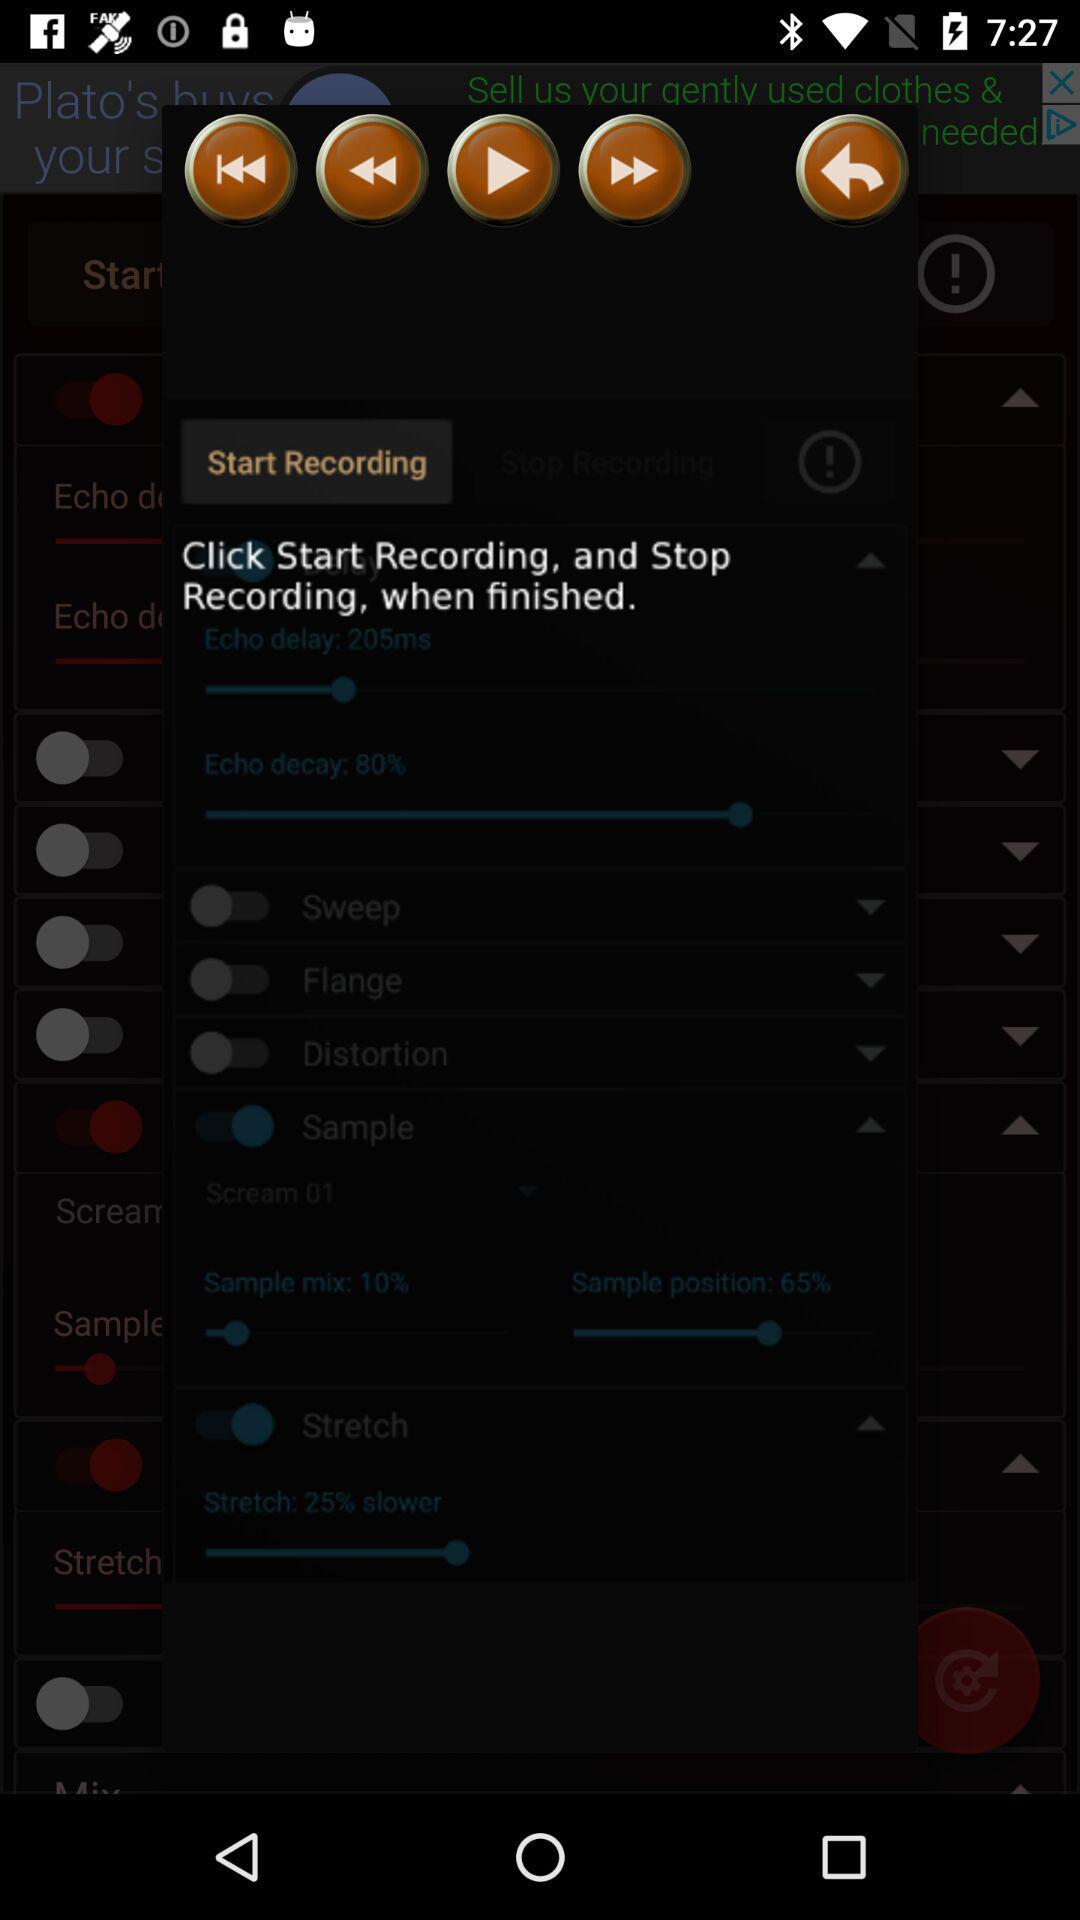 The width and height of the screenshot is (1080, 1920). I want to click on previous button, so click(240, 170).